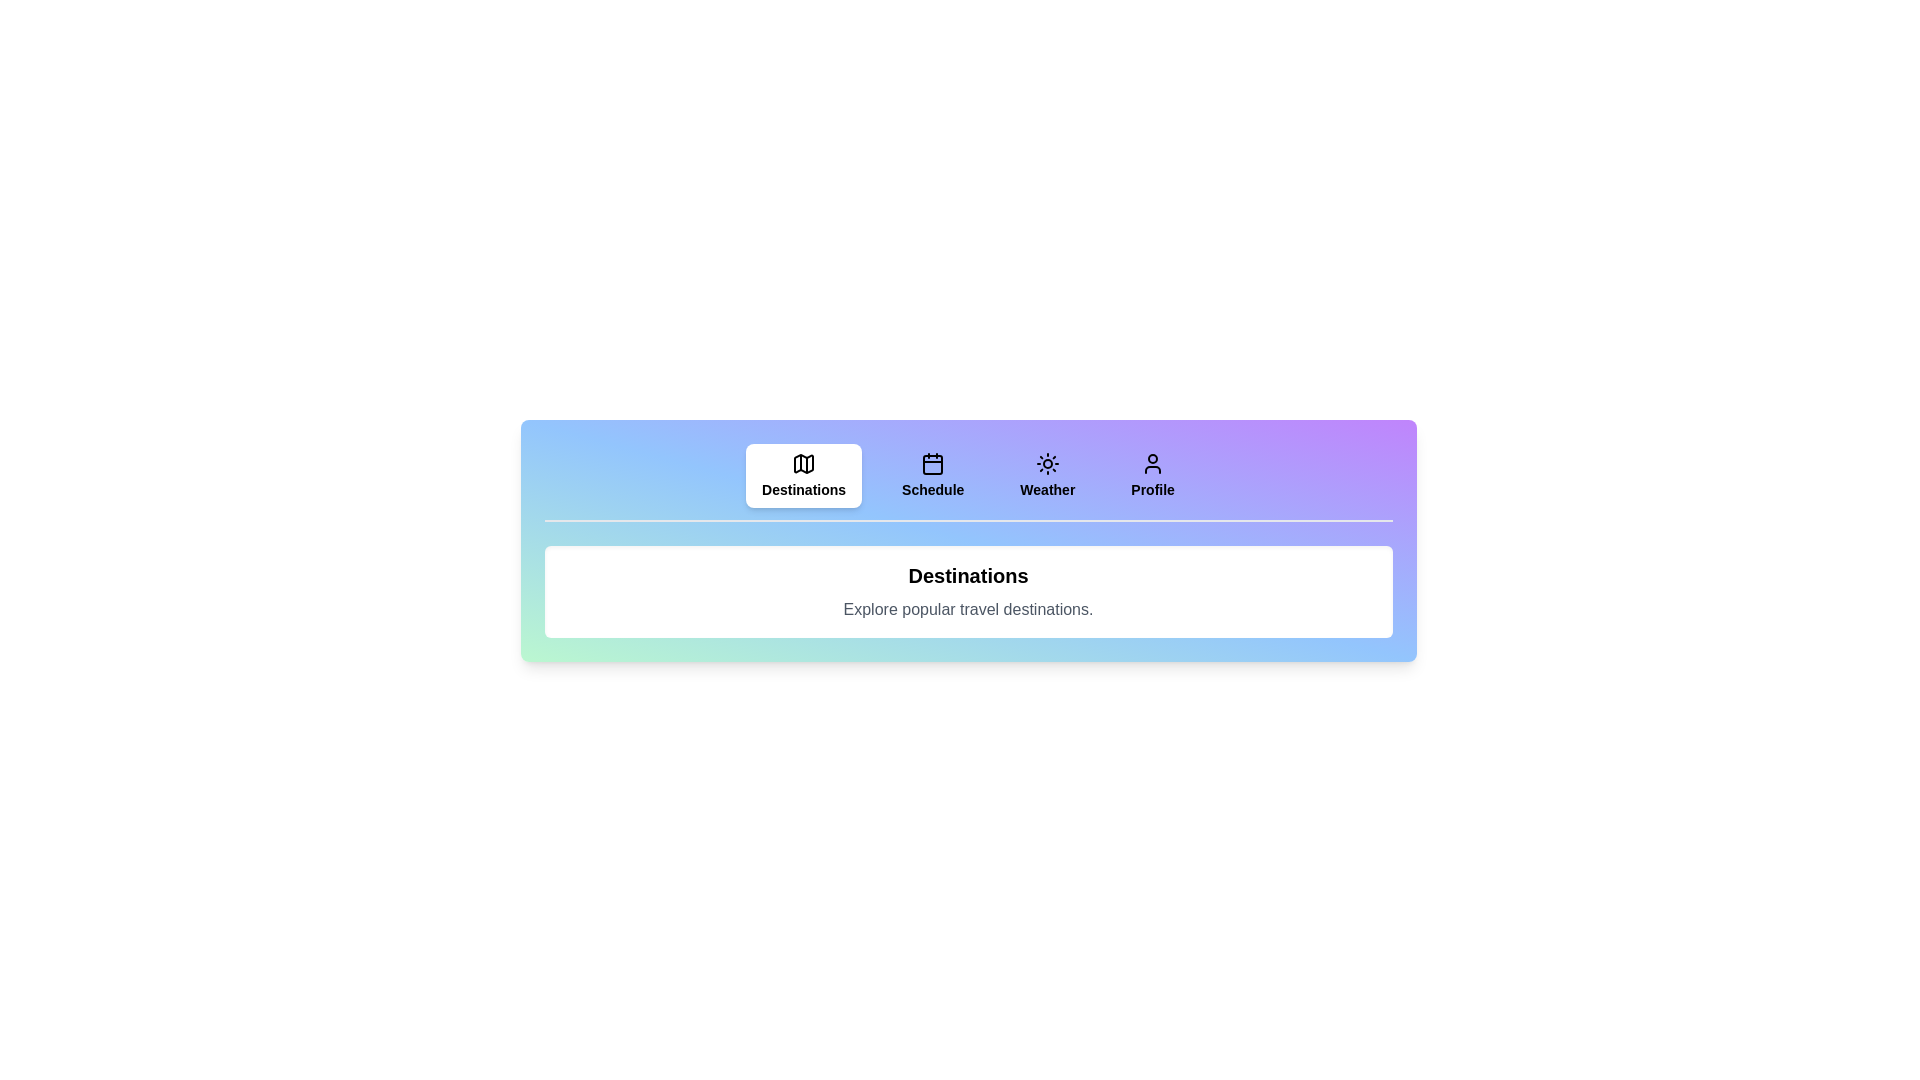 The image size is (1920, 1080). What do you see at coordinates (932, 475) in the screenshot?
I see `the Schedule tab to see its hover effect` at bounding box center [932, 475].